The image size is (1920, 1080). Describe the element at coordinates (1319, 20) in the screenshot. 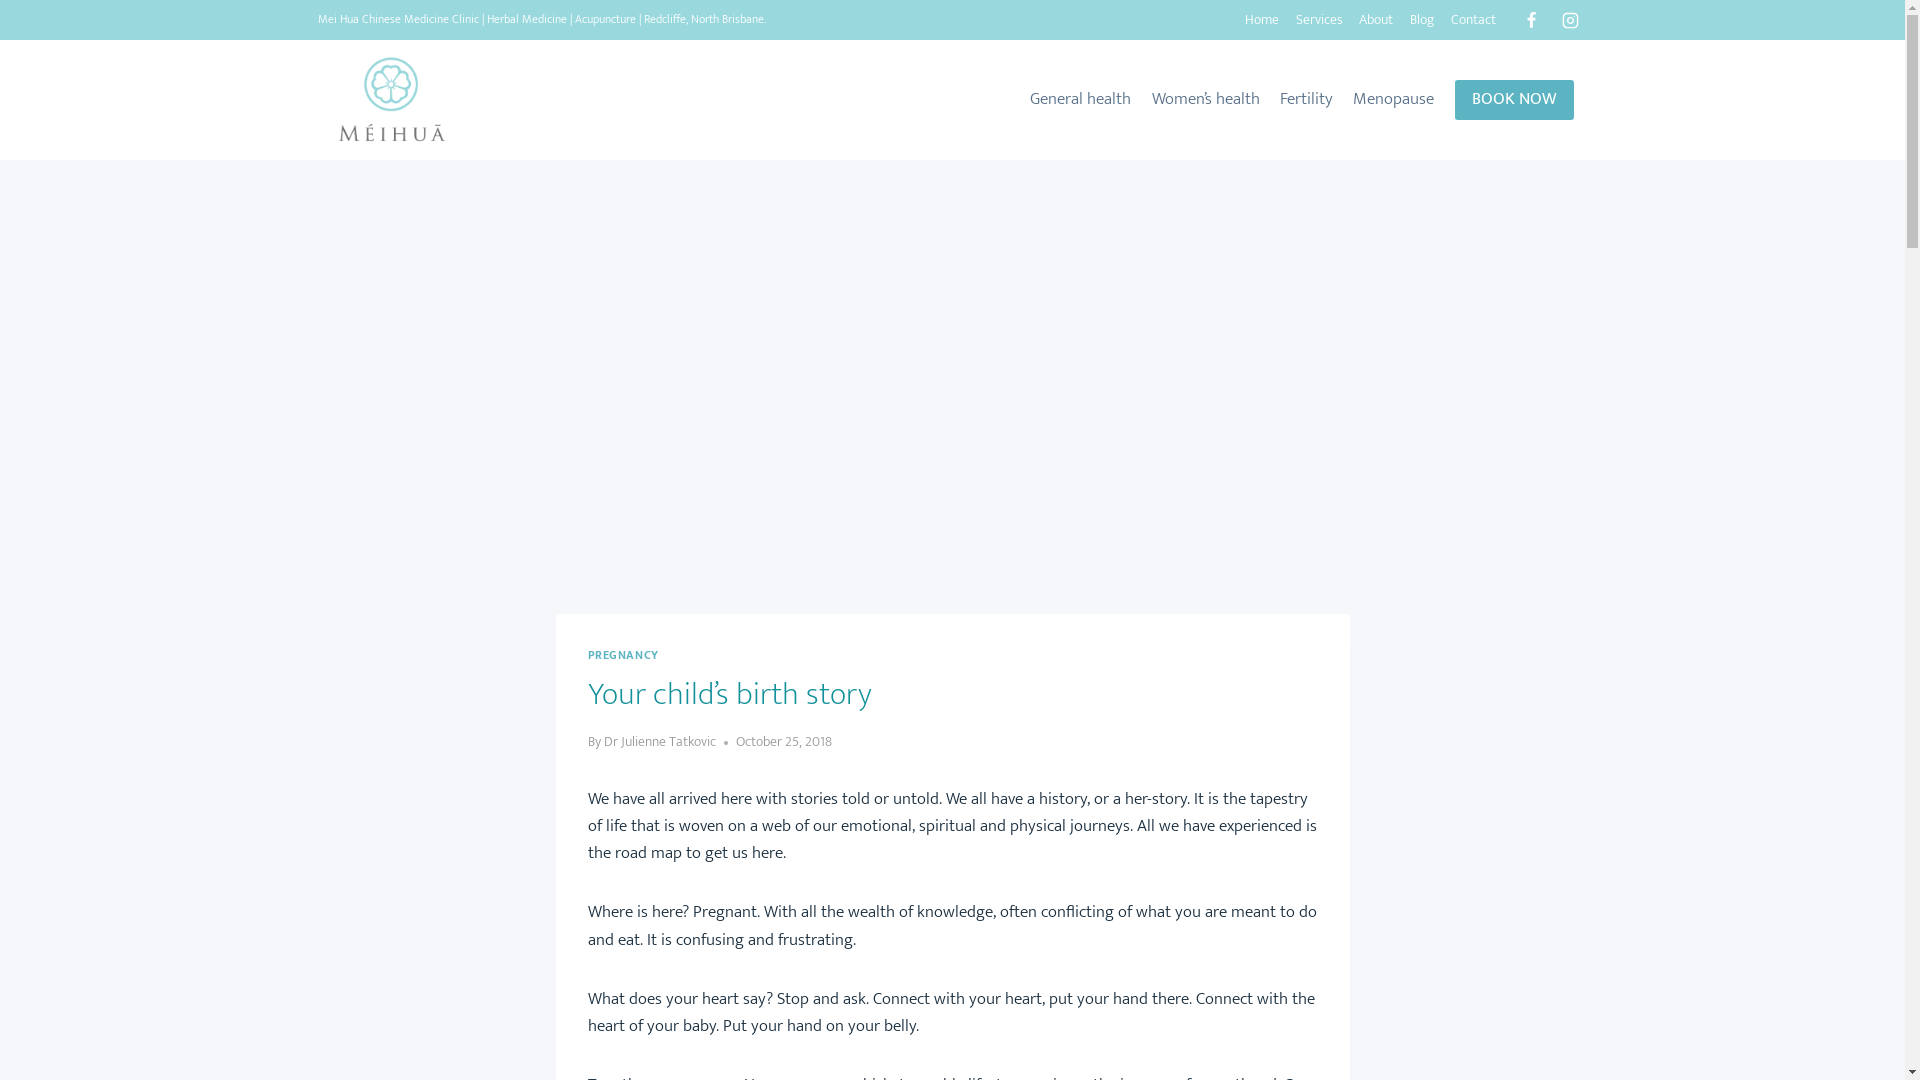

I see `'Services'` at that location.